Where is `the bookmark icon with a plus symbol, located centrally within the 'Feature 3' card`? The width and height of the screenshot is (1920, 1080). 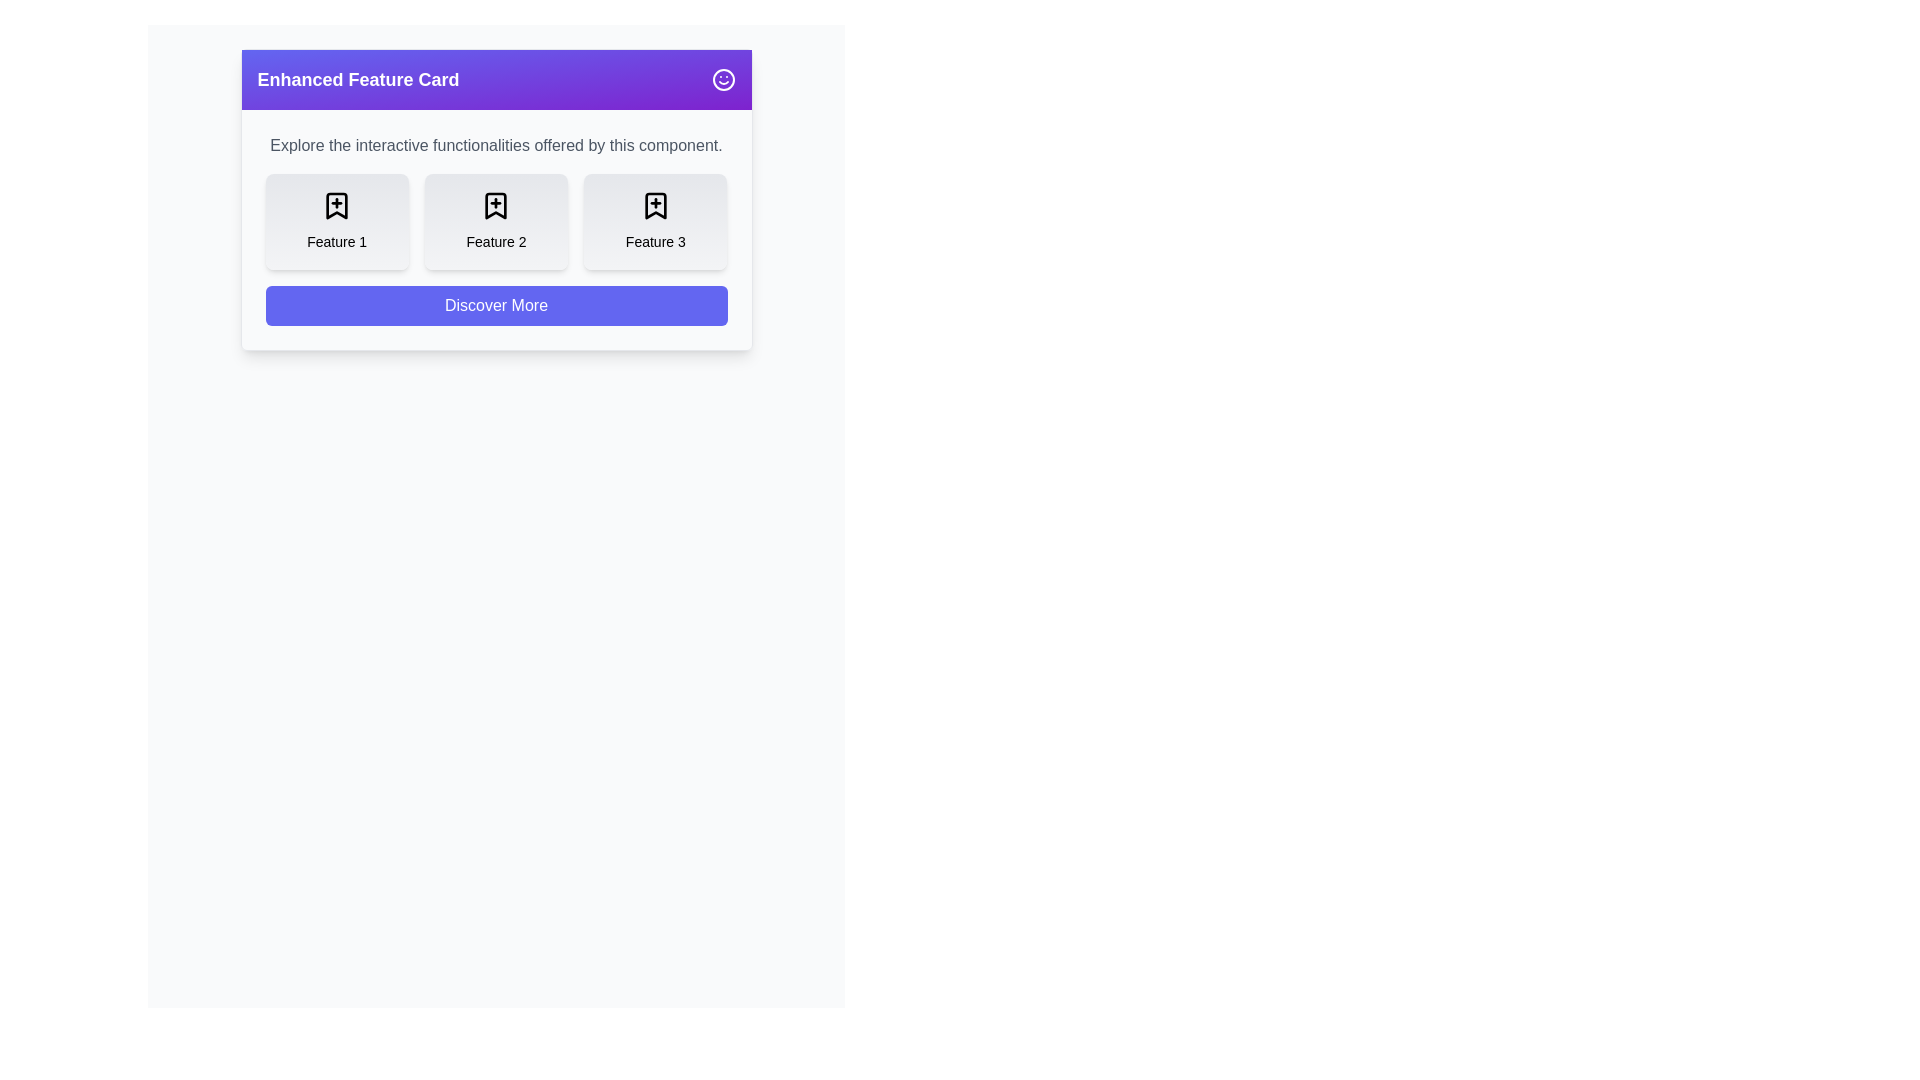
the bookmark icon with a plus symbol, located centrally within the 'Feature 3' card is located at coordinates (655, 205).